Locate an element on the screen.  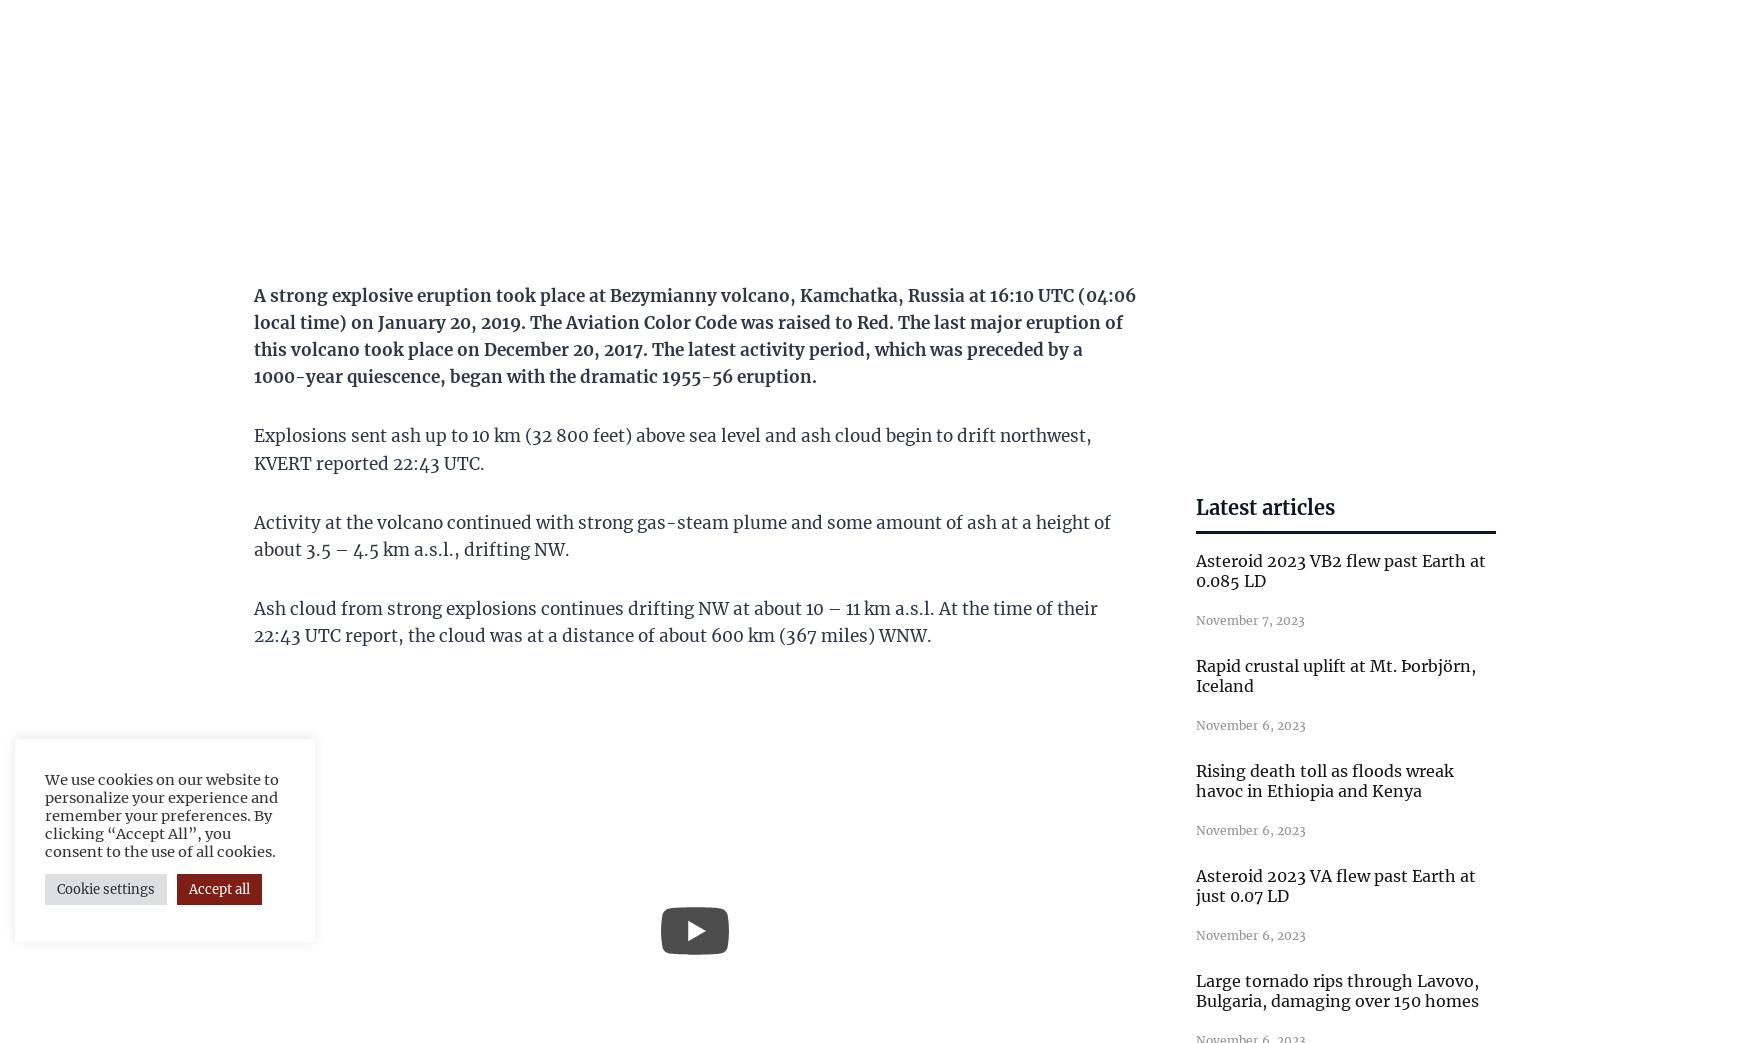
'Latest articles' is located at coordinates (1264, 505).